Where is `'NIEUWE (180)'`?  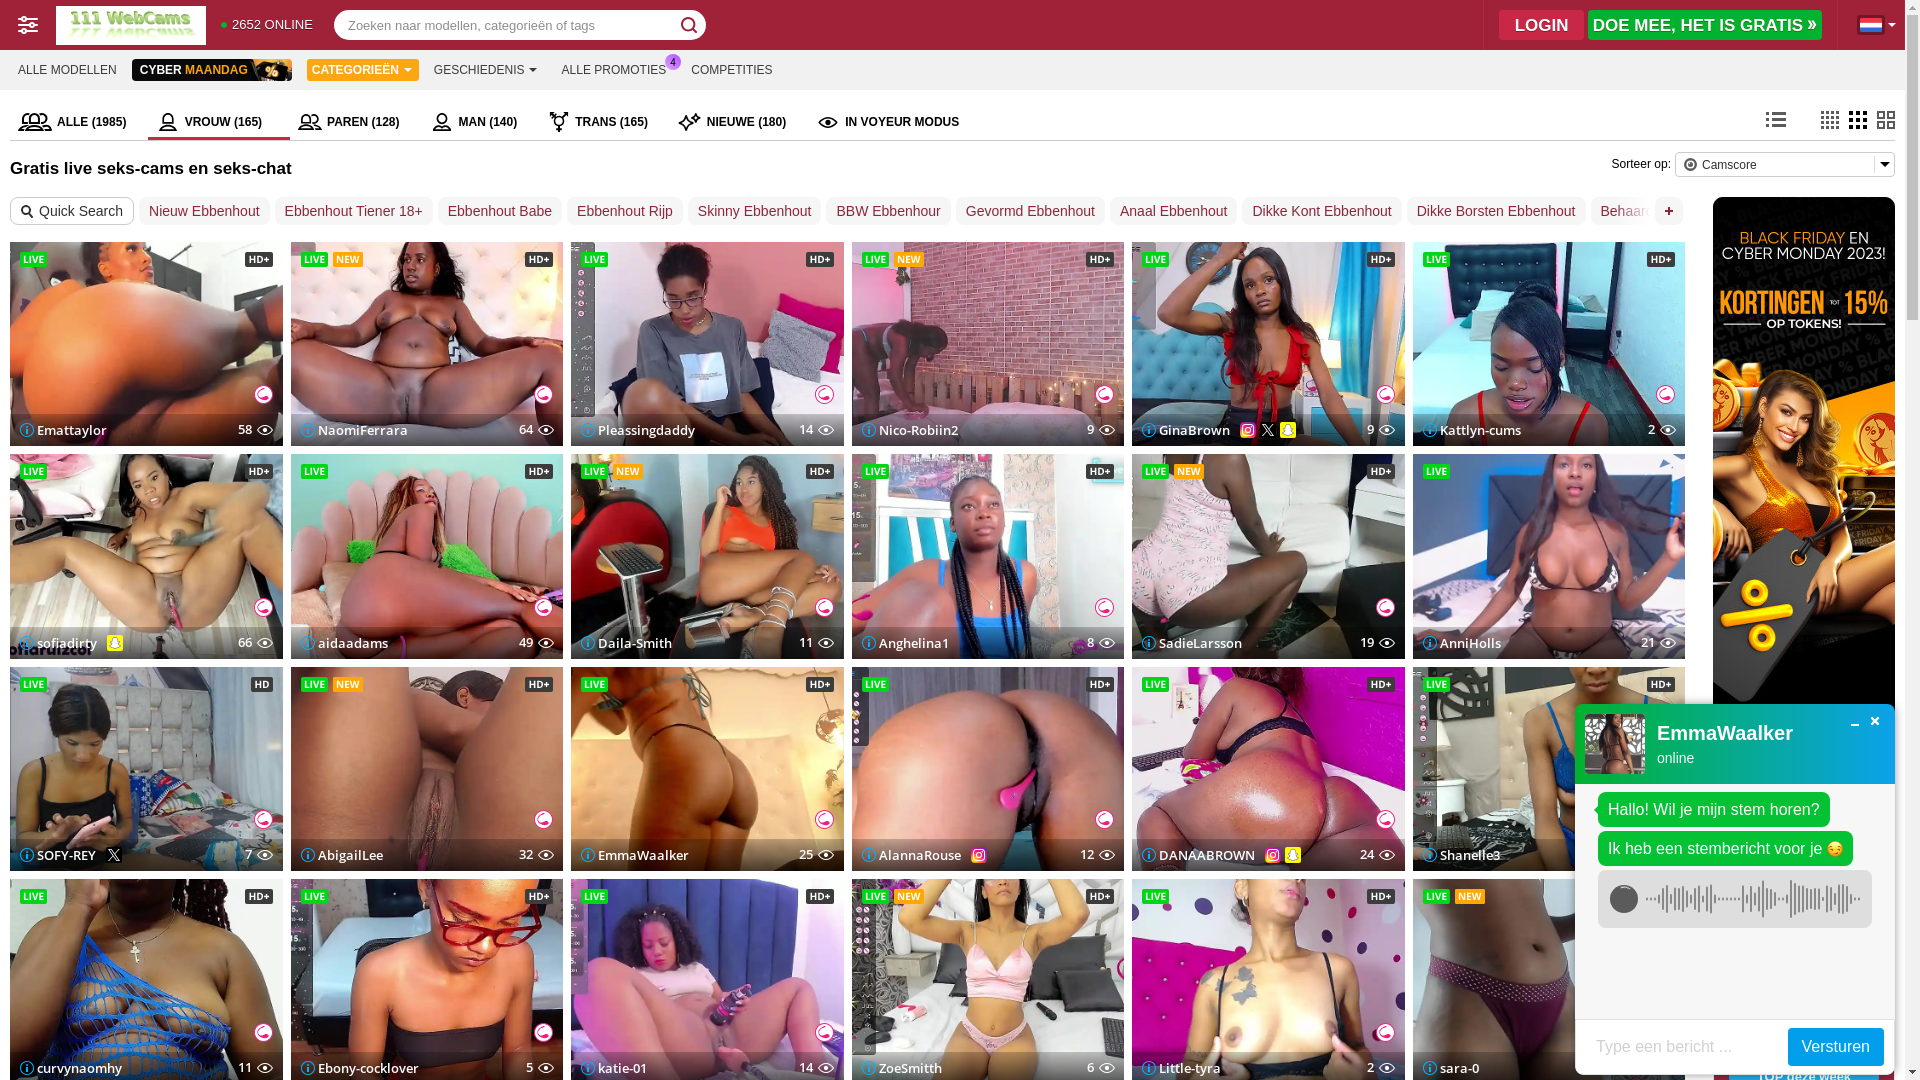
'NIEUWE (180)' is located at coordinates (738, 122).